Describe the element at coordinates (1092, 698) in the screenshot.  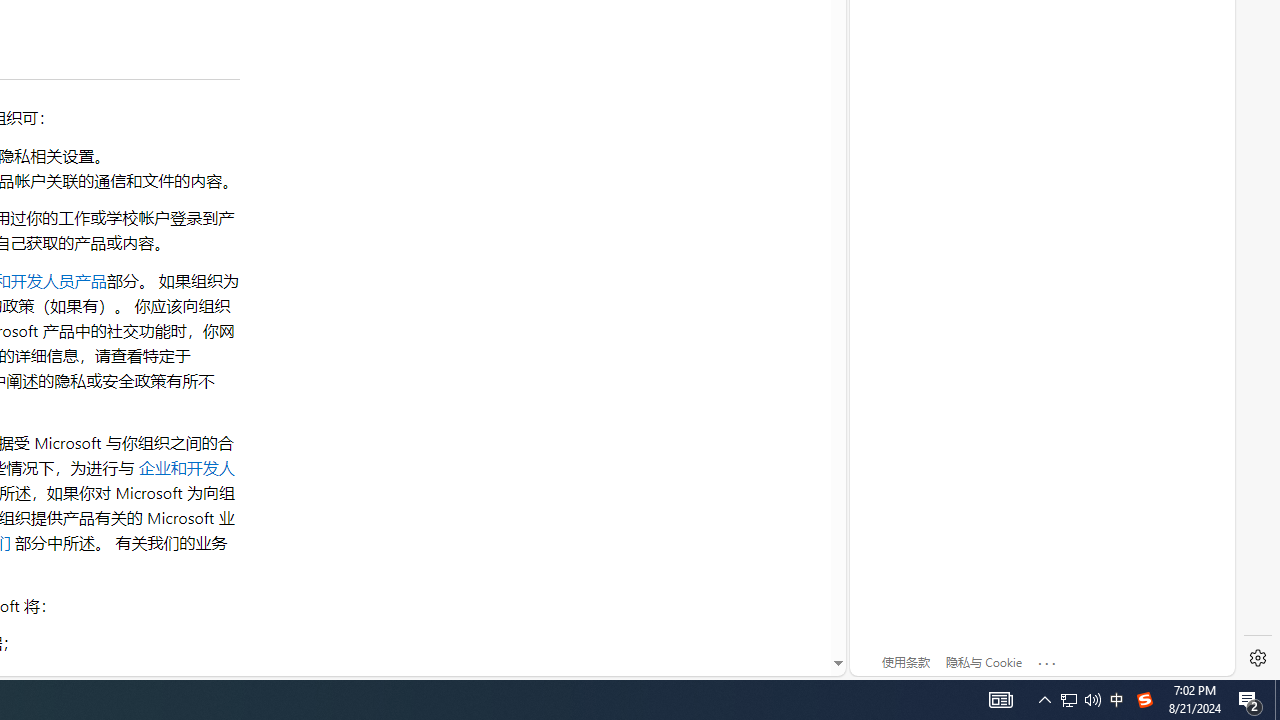
I see `'Q2790: 100%'` at that location.